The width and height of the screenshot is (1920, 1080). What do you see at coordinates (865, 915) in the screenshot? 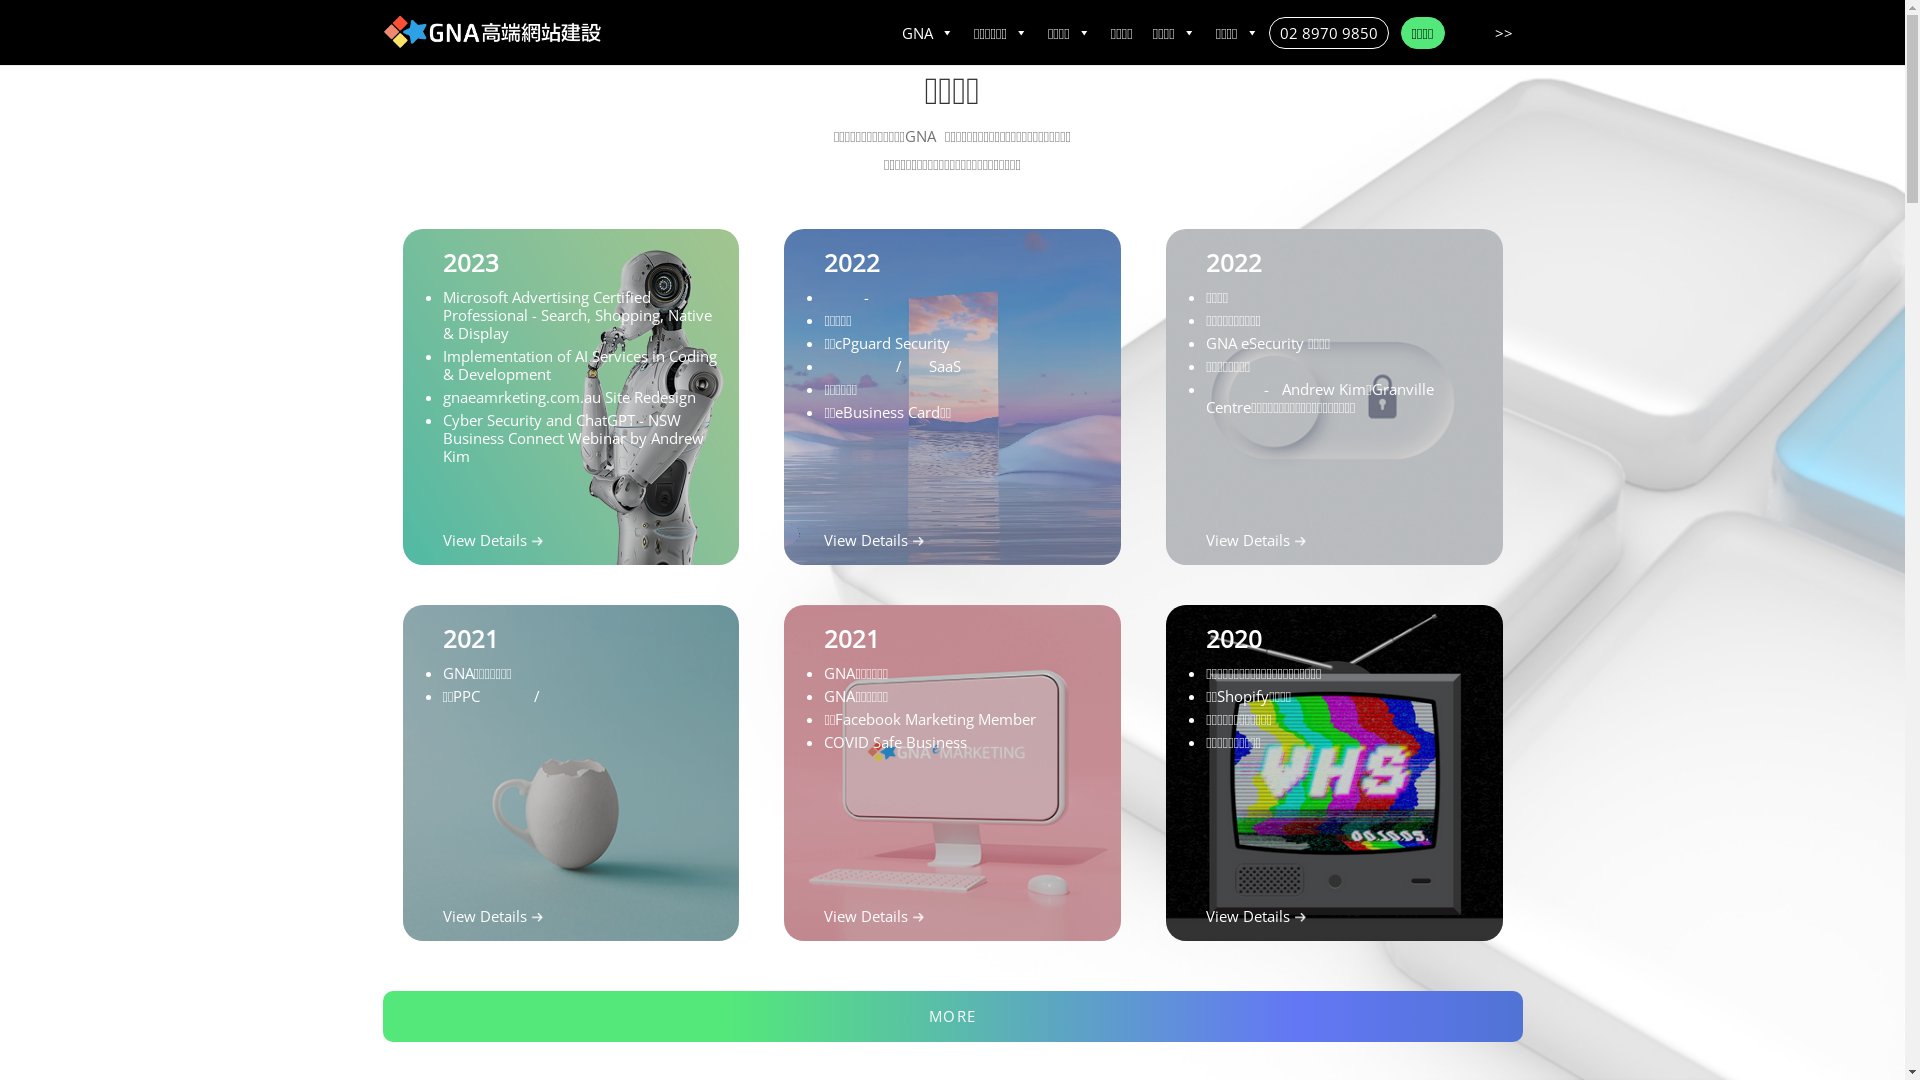
I see `'View Details'` at bounding box center [865, 915].